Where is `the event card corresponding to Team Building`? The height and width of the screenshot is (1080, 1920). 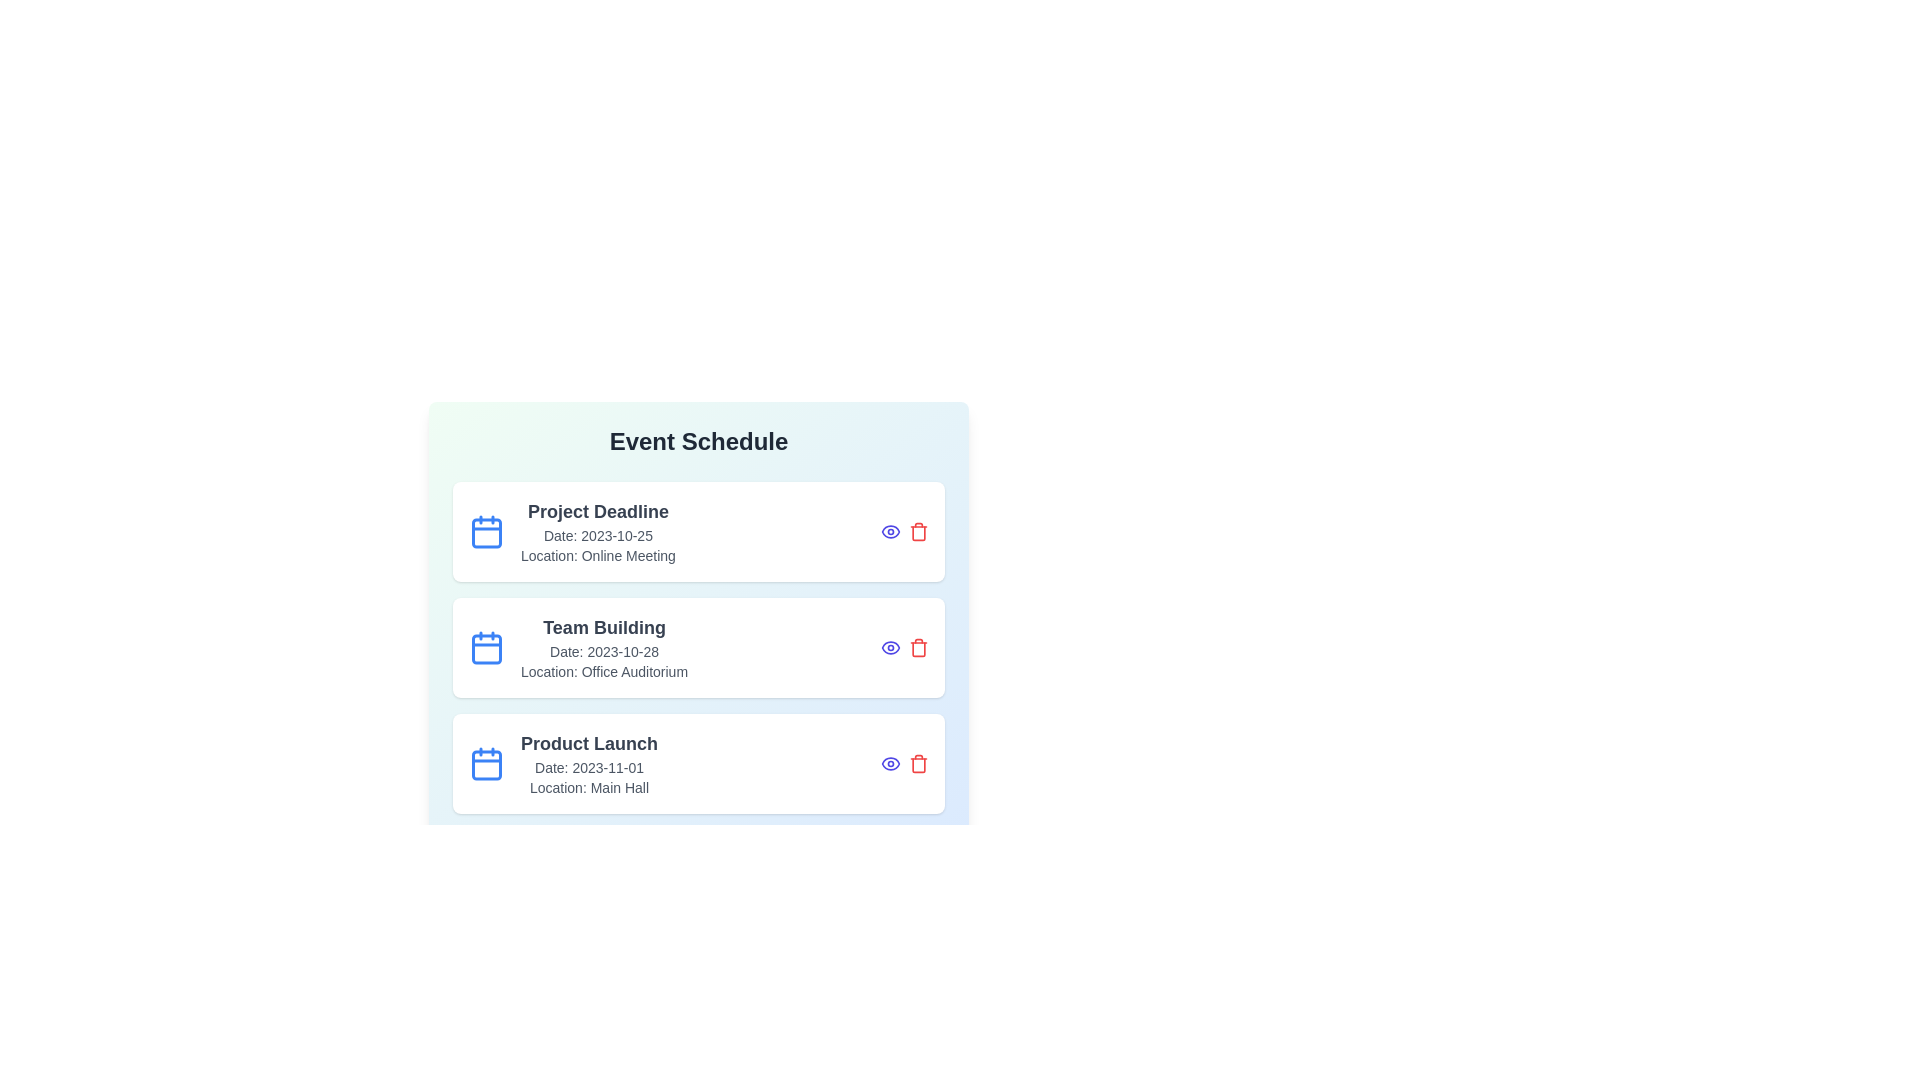 the event card corresponding to Team Building is located at coordinates (699, 648).